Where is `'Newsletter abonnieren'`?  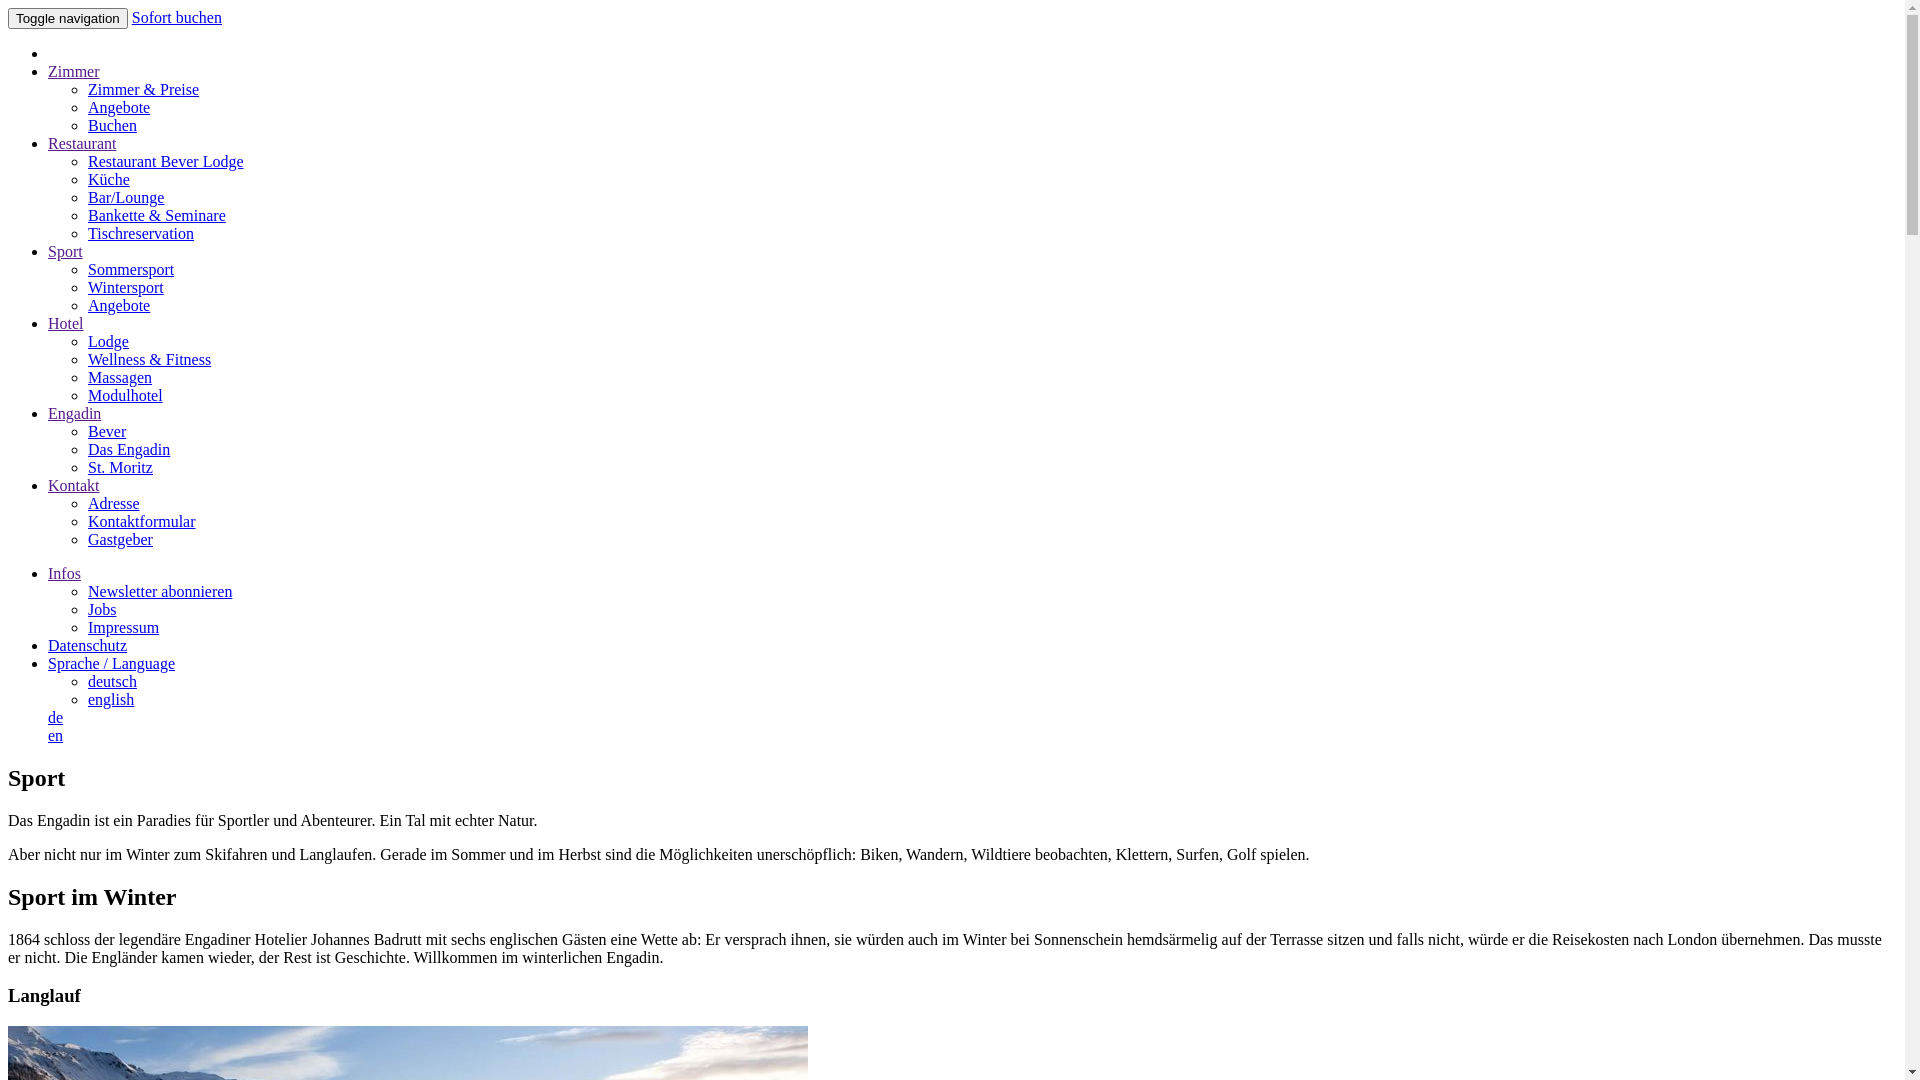 'Newsletter abonnieren' is located at coordinates (86, 590).